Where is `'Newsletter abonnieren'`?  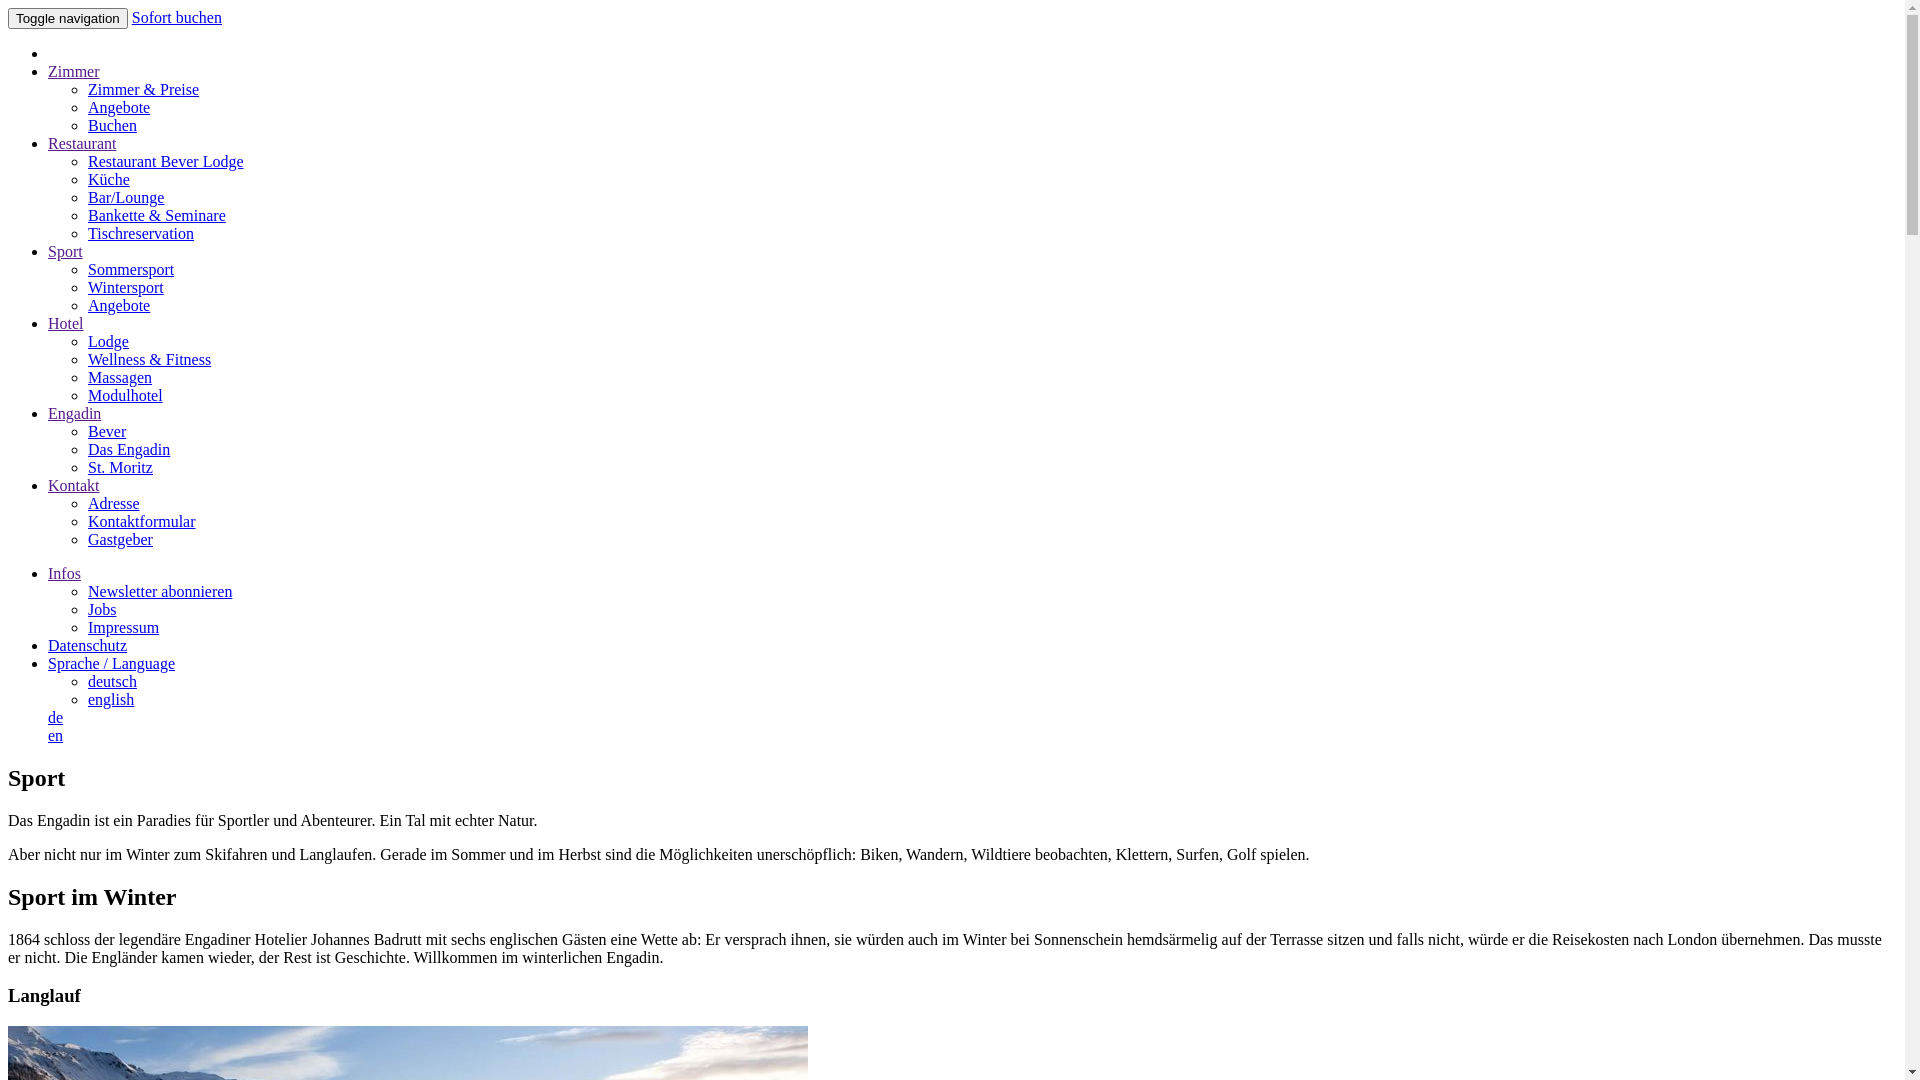 'Newsletter abonnieren' is located at coordinates (86, 590).